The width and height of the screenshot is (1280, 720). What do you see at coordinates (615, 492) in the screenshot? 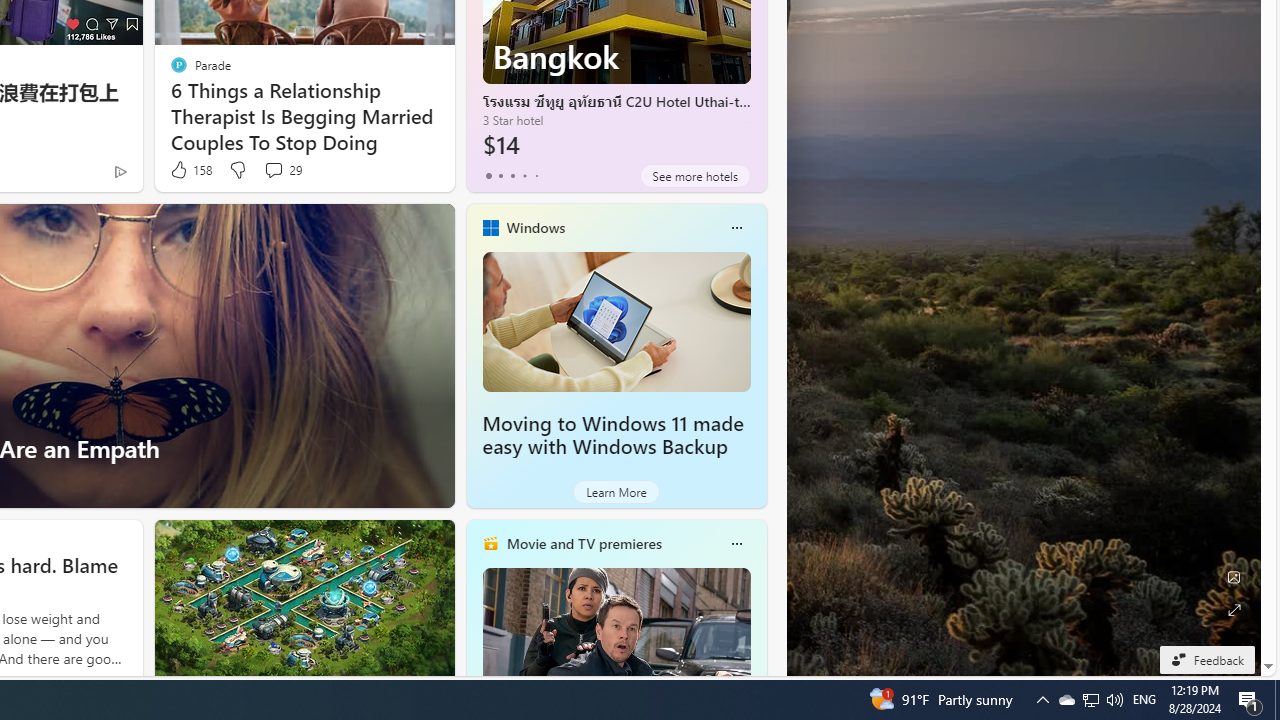
I see `'Learn More'` at bounding box center [615, 492].